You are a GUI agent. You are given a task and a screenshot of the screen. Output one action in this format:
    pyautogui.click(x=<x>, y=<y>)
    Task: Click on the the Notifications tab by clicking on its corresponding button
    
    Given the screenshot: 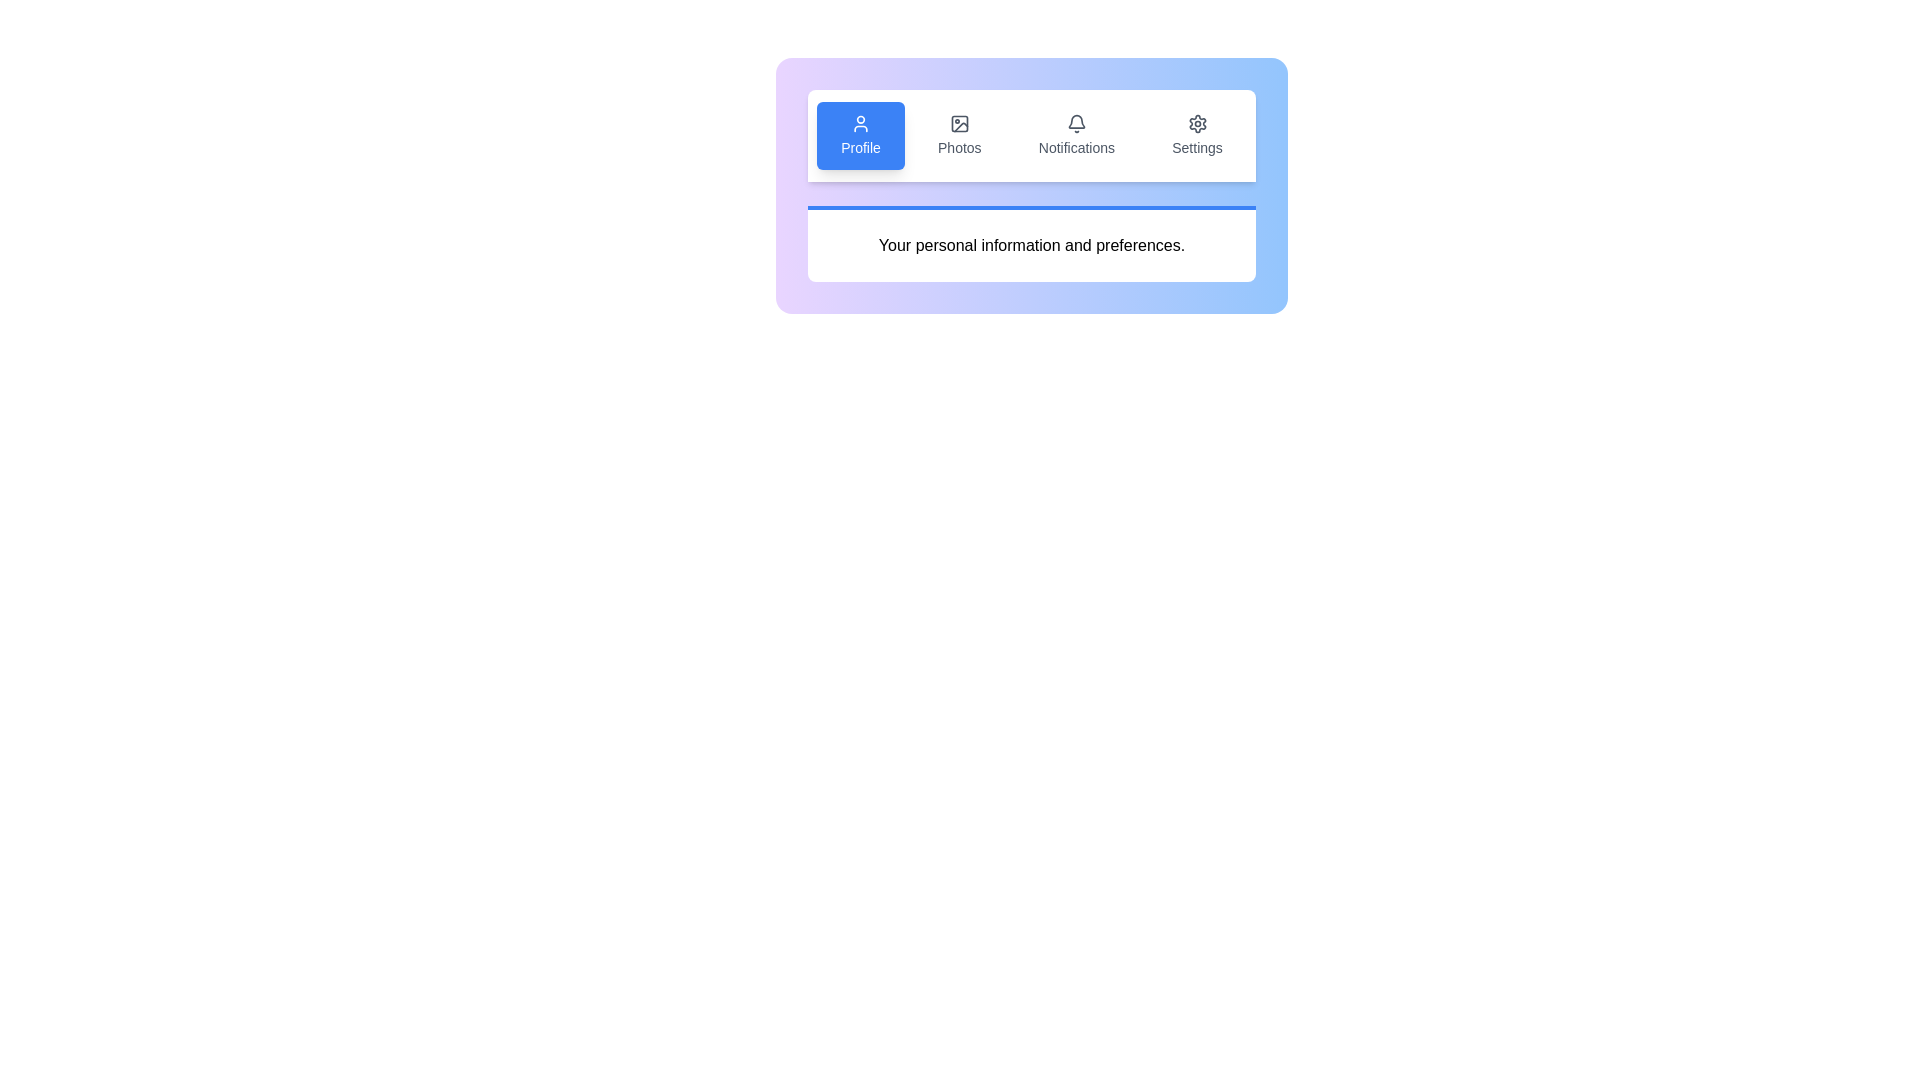 What is the action you would take?
    pyautogui.click(x=1075, y=135)
    